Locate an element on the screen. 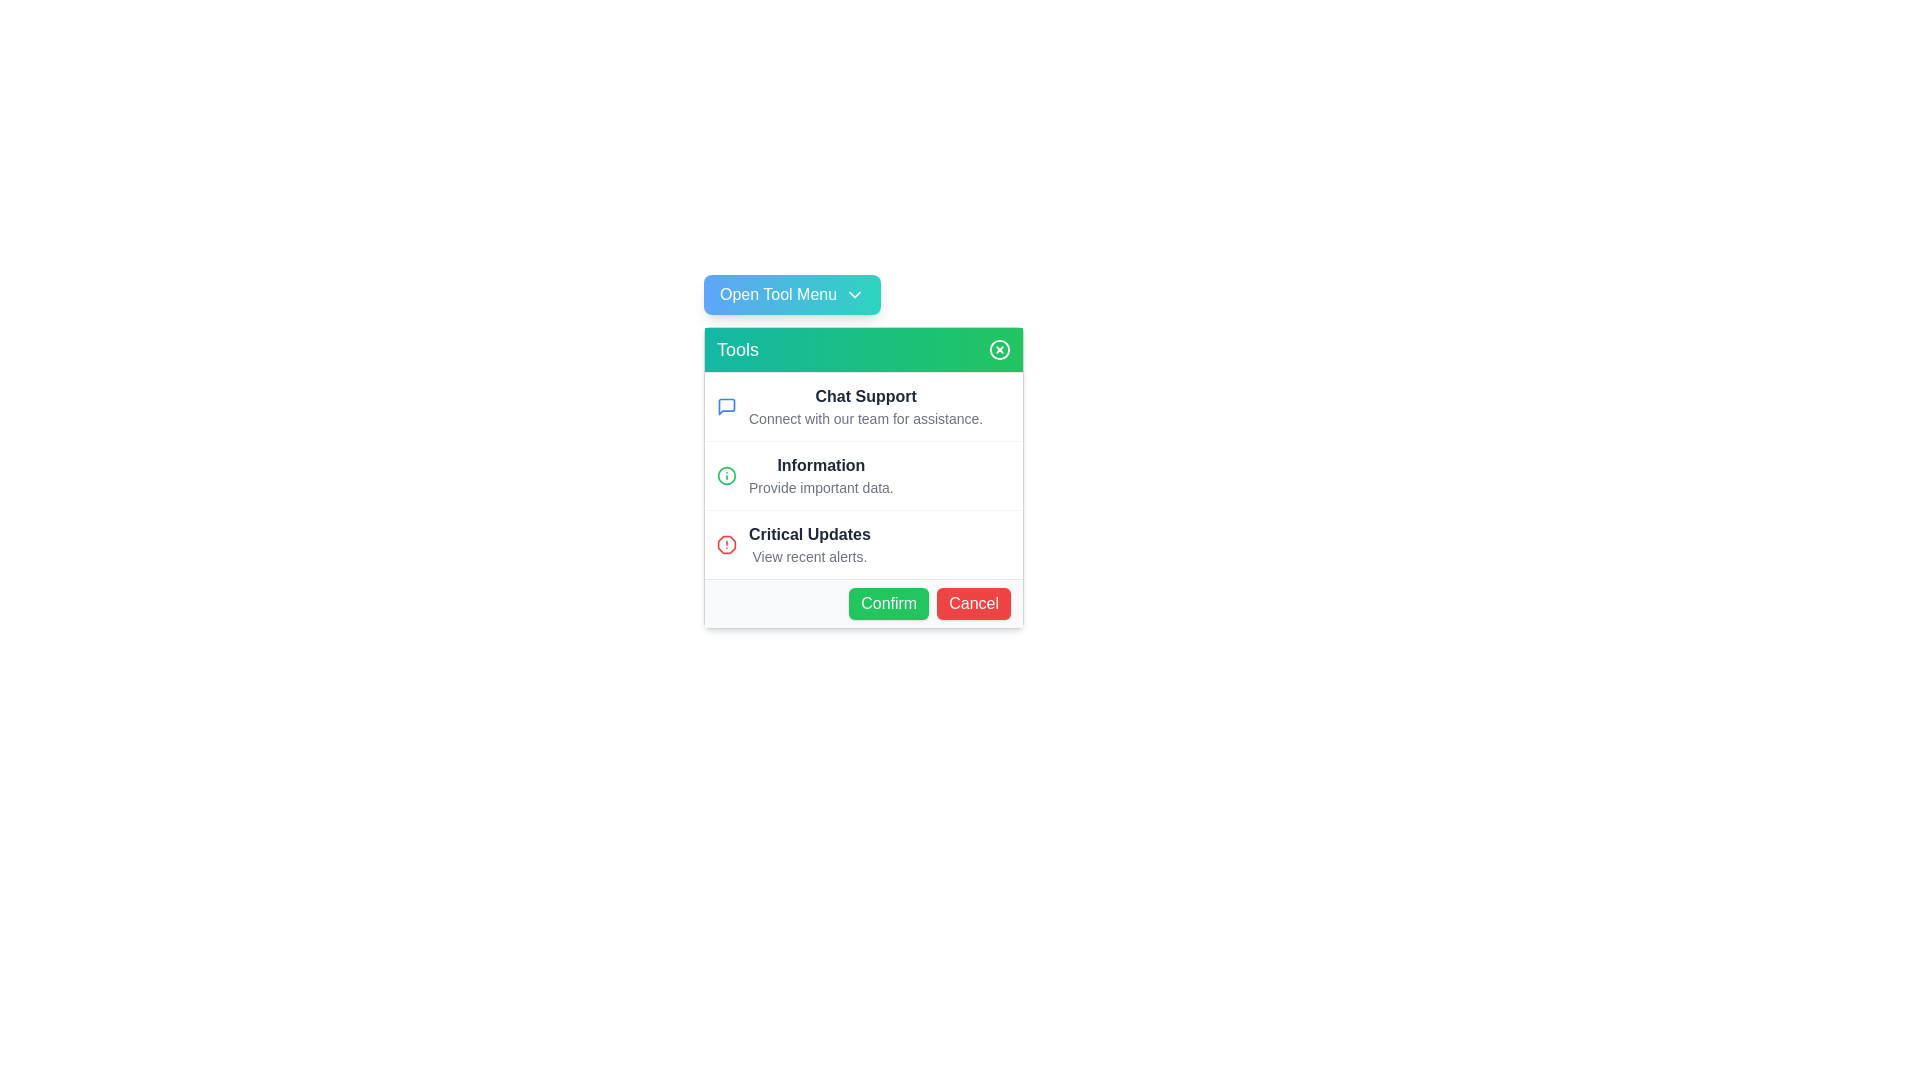 This screenshot has width=1920, height=1080. the circular SVG element with a green background and white border located at the top-right corner of the 'Tools' section is located at coordinates (999, 349).